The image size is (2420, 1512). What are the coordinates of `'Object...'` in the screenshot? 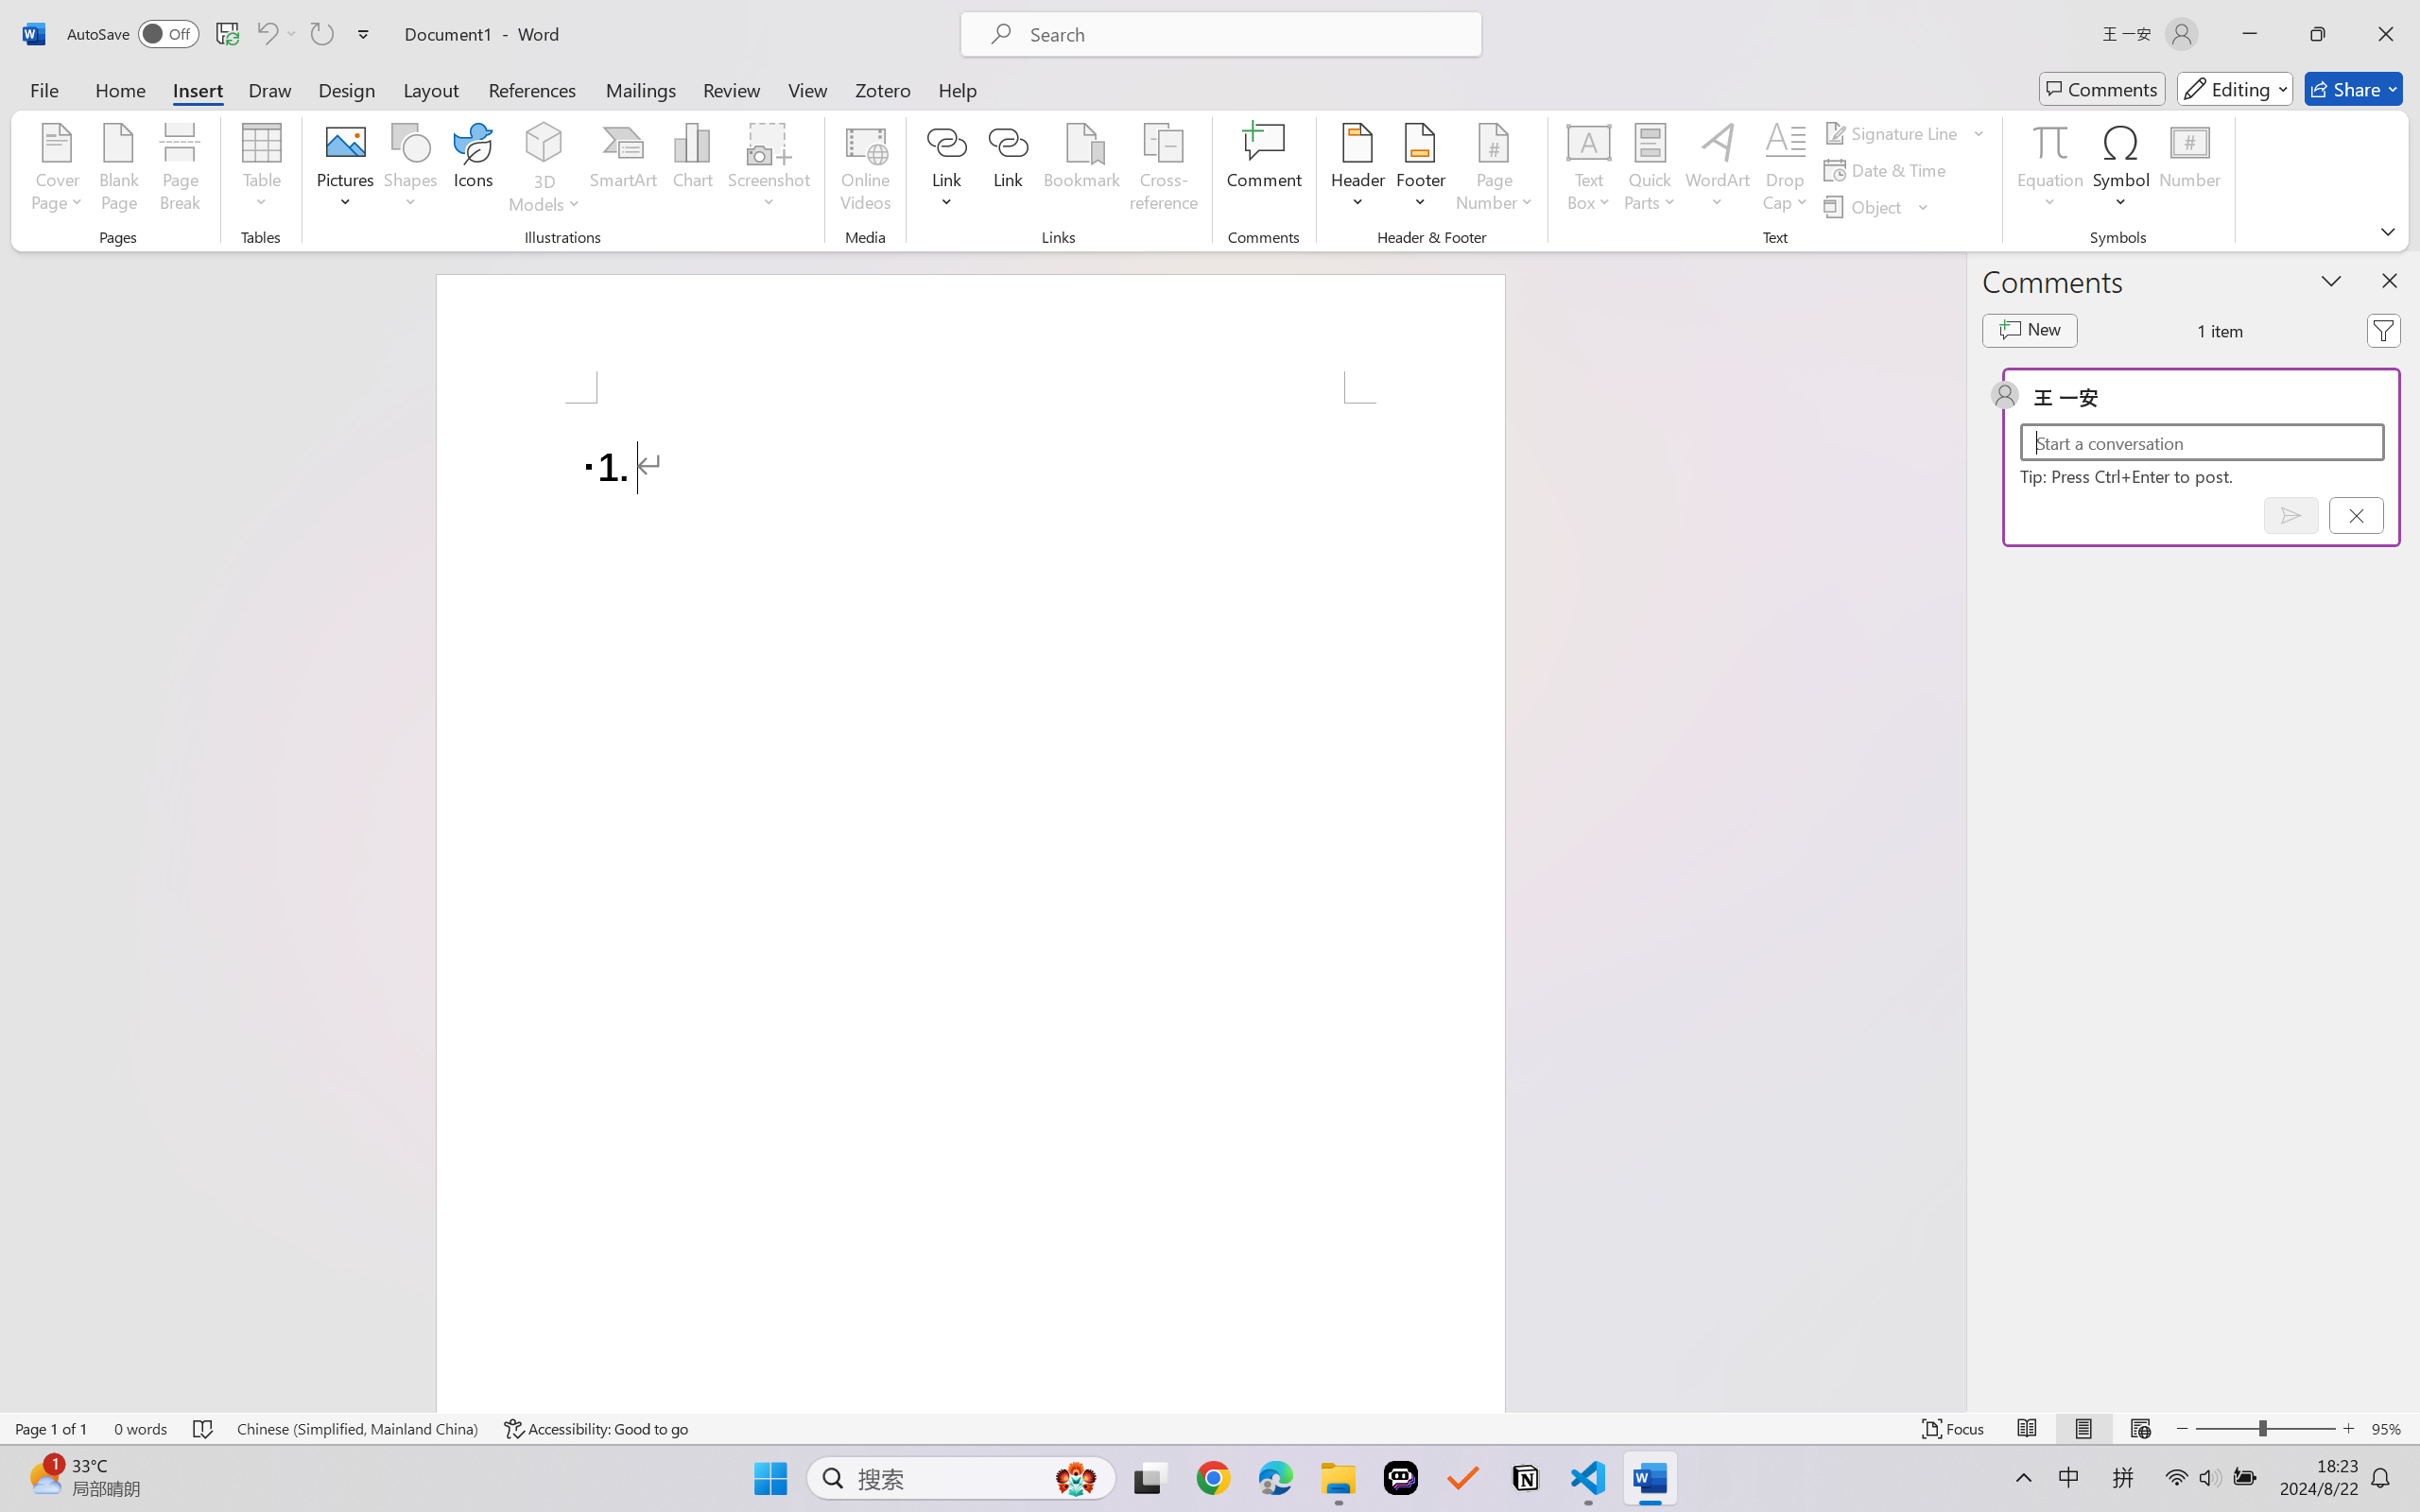 It's located at (1876, 207).